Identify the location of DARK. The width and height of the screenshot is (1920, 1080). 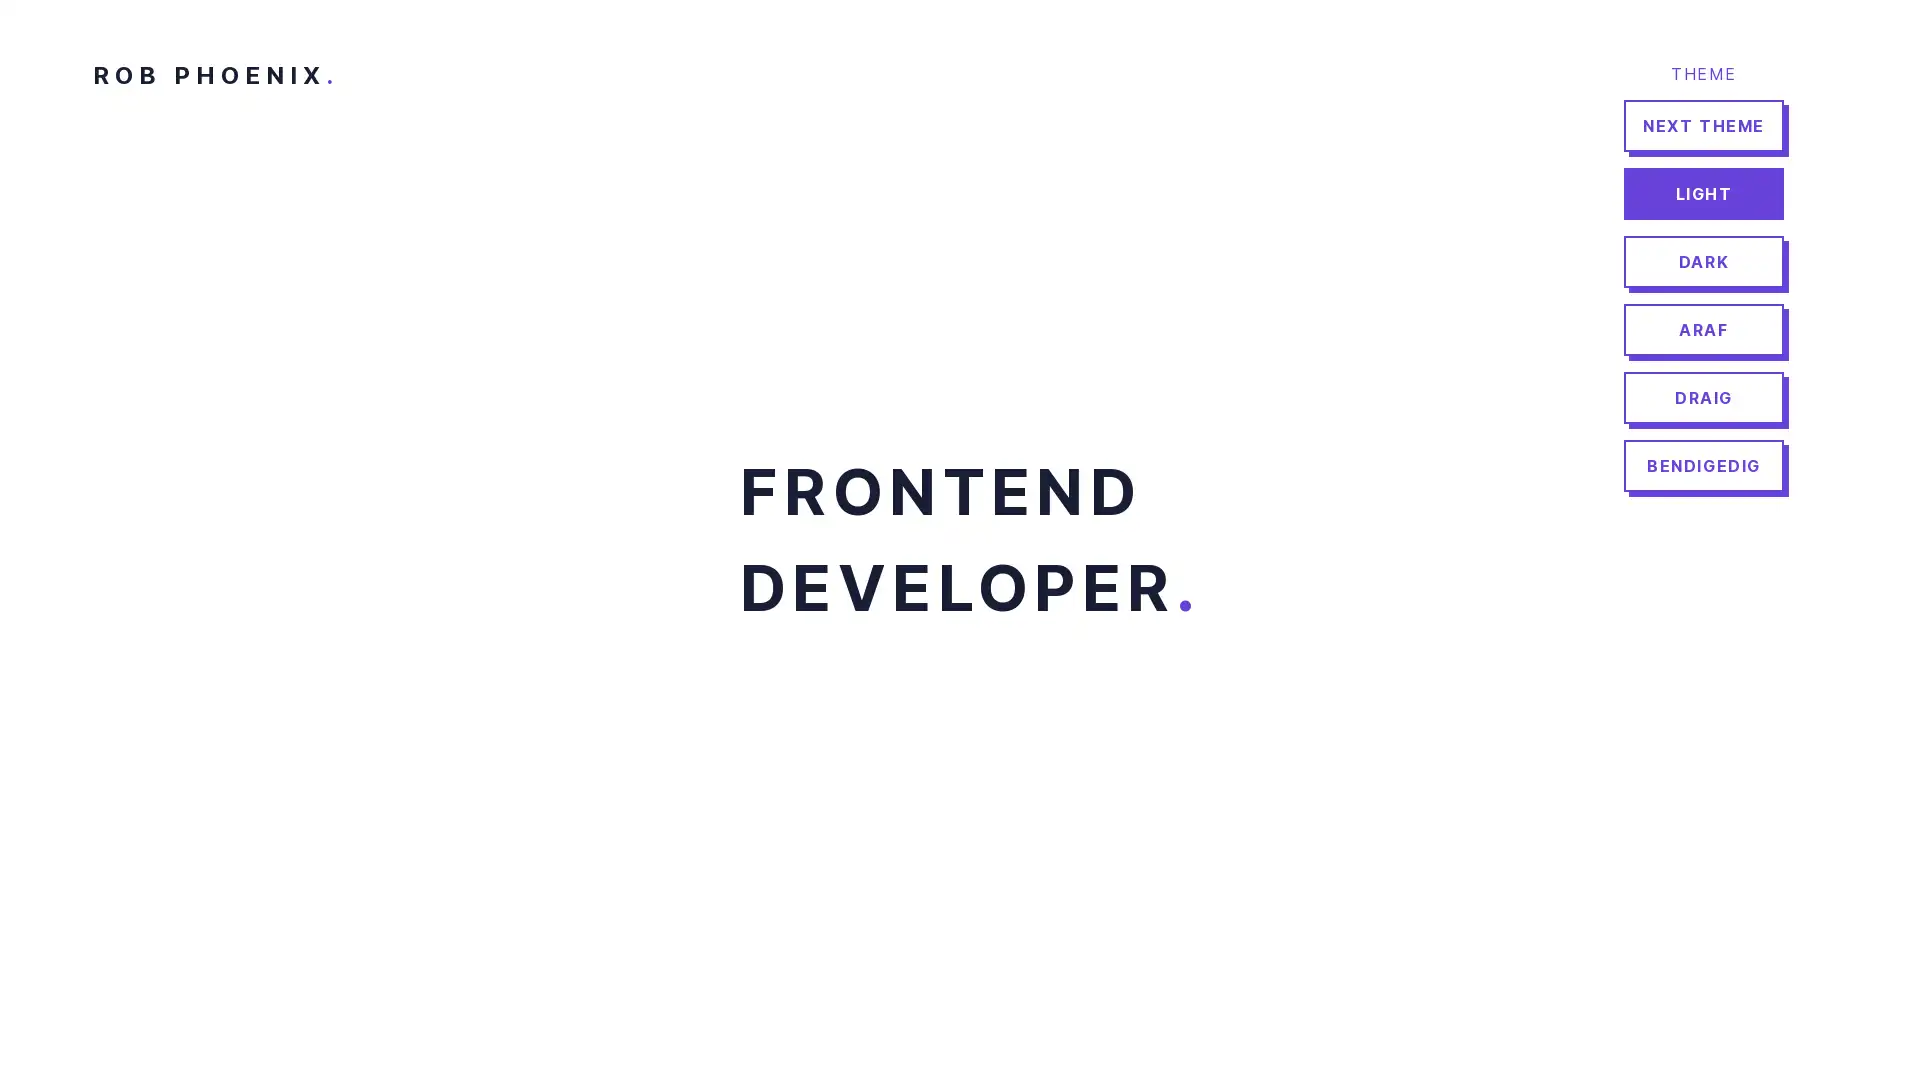
(1703, 261).